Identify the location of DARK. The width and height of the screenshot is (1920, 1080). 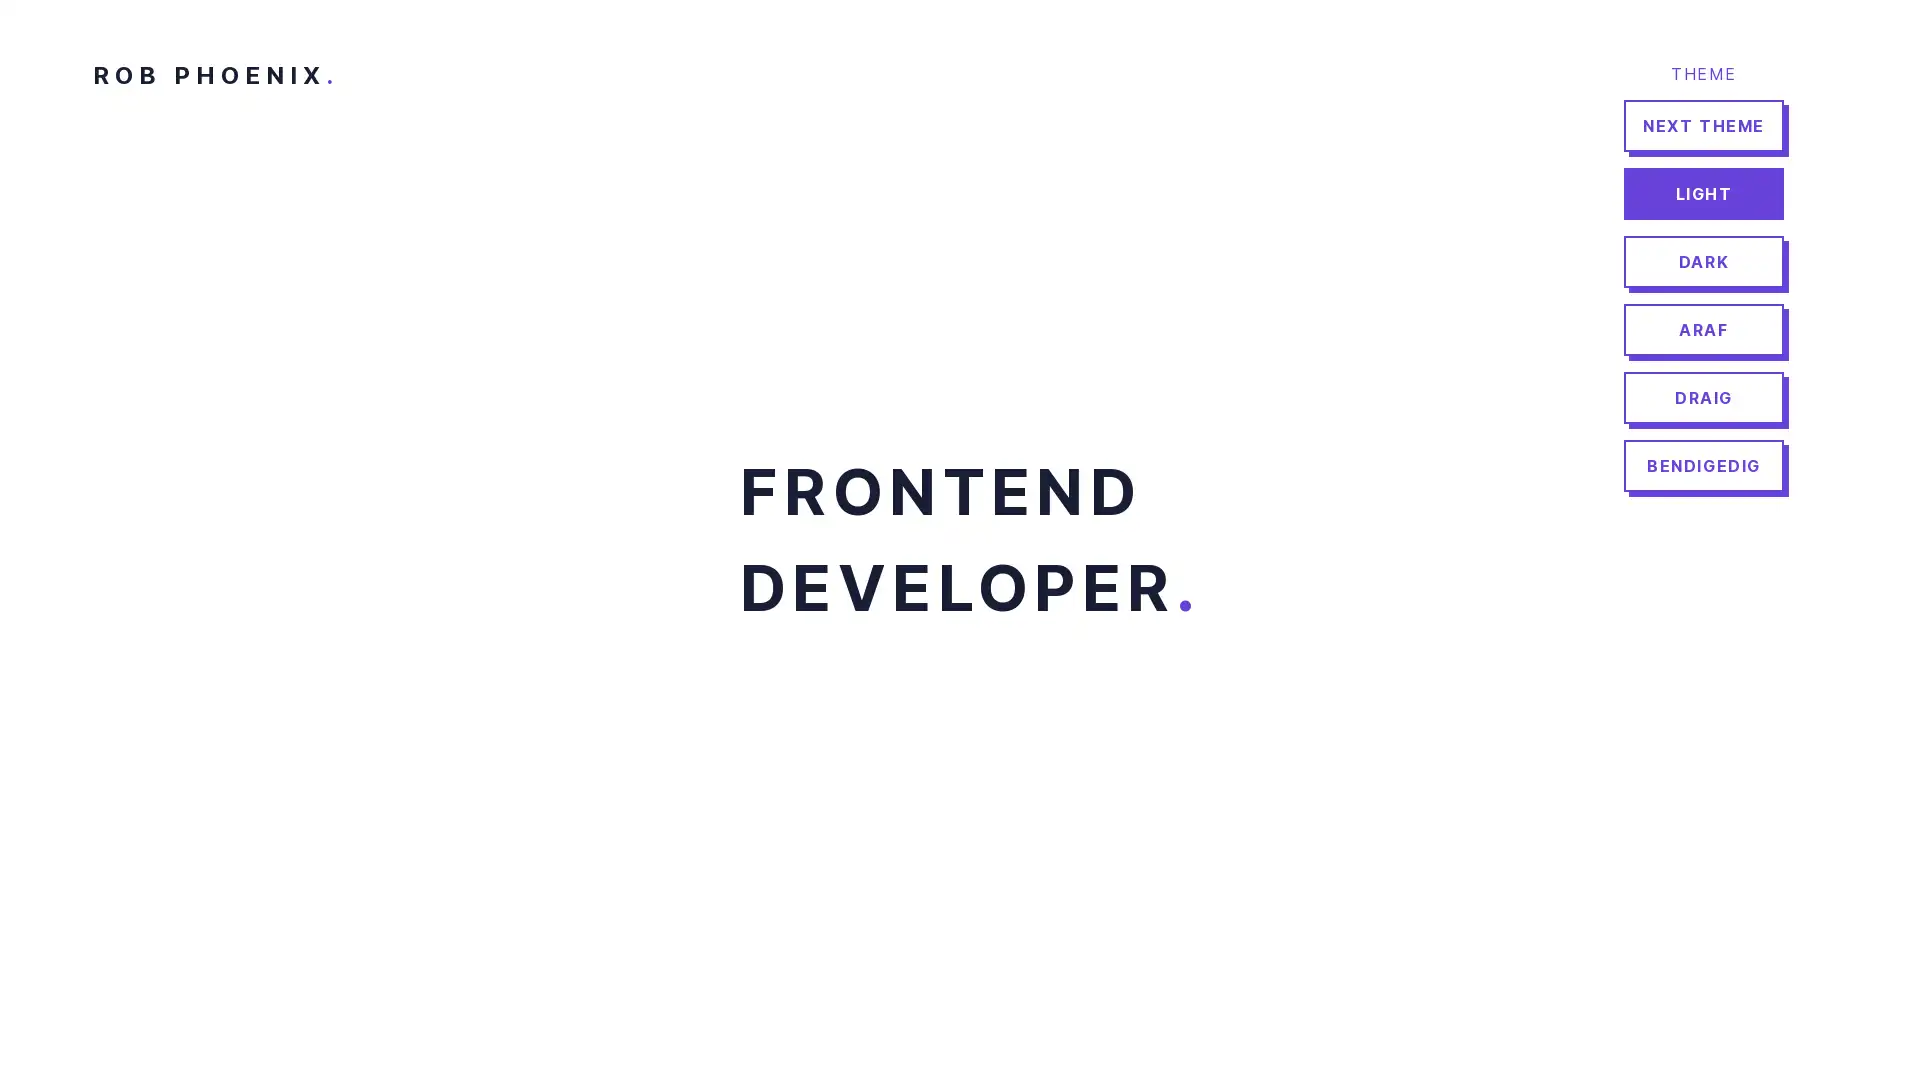
(1703, 261).